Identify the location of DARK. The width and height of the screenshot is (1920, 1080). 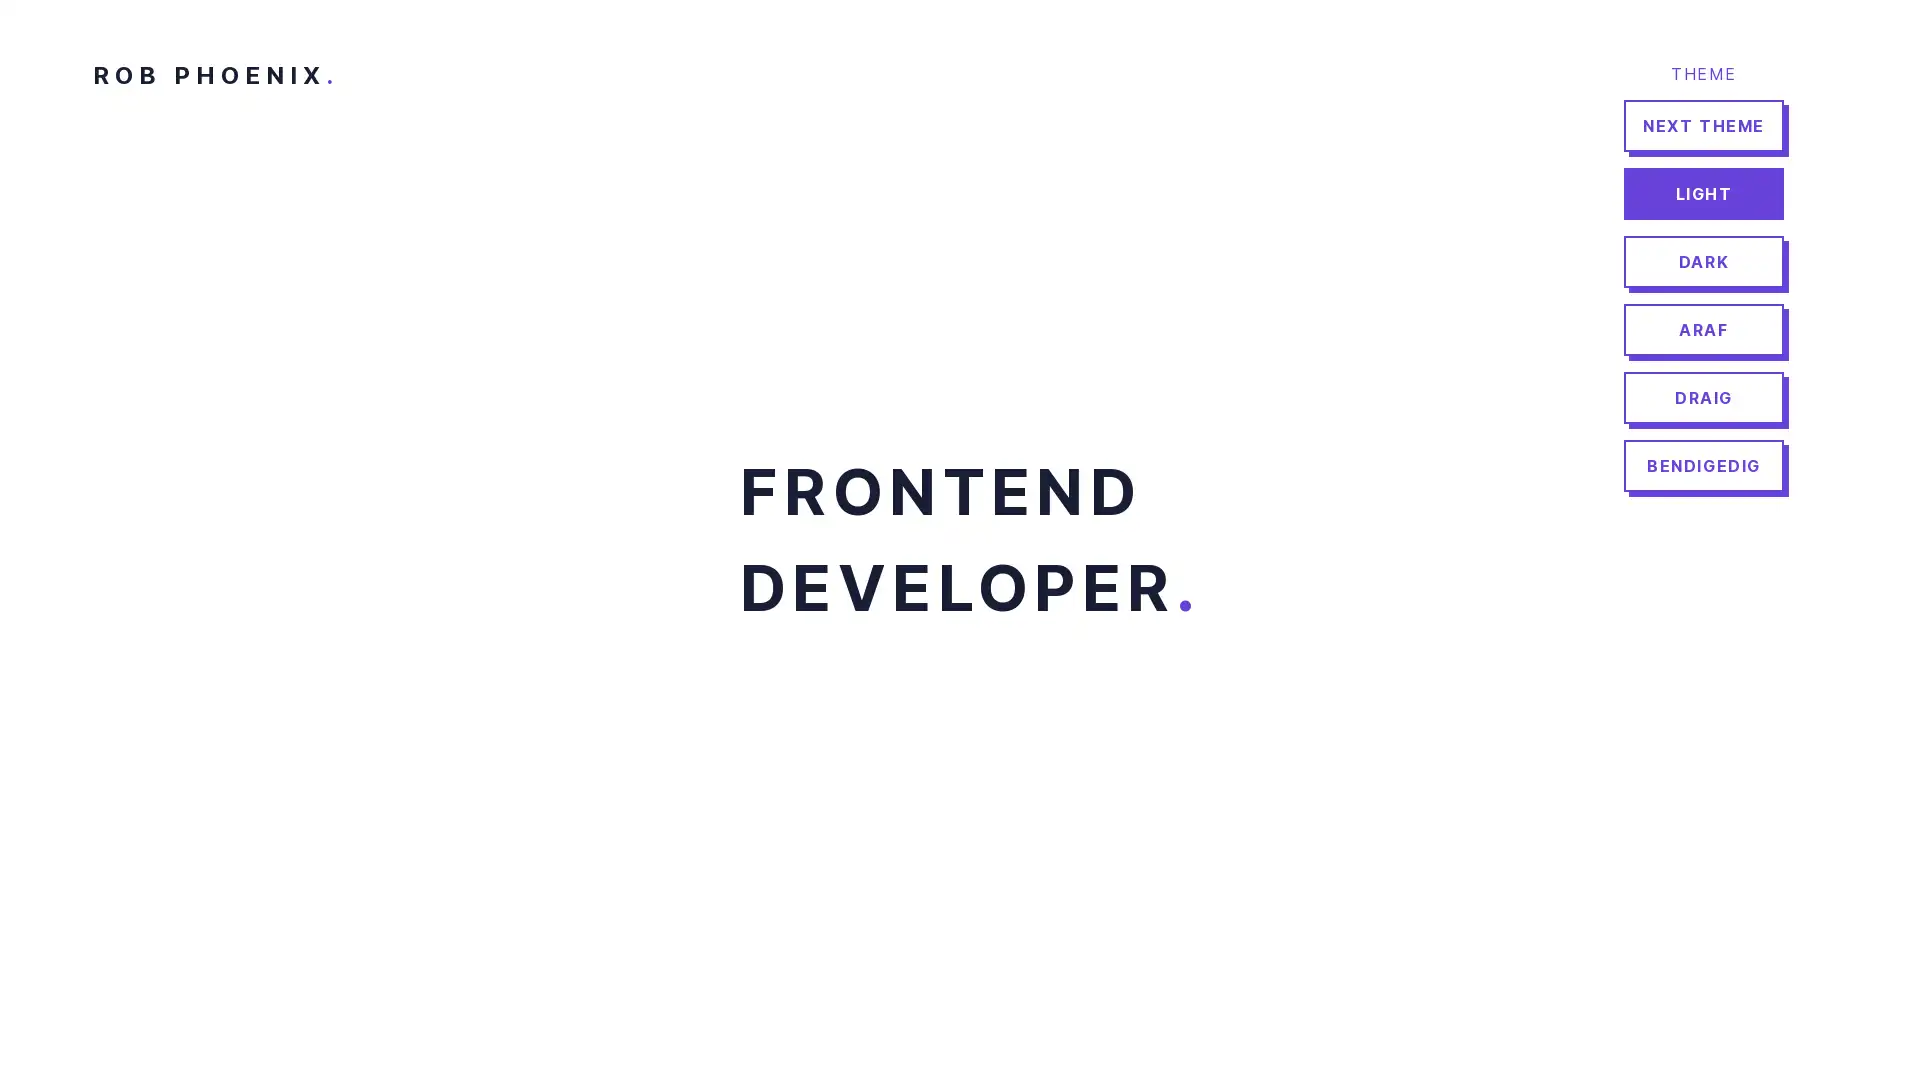
(1703, 261).